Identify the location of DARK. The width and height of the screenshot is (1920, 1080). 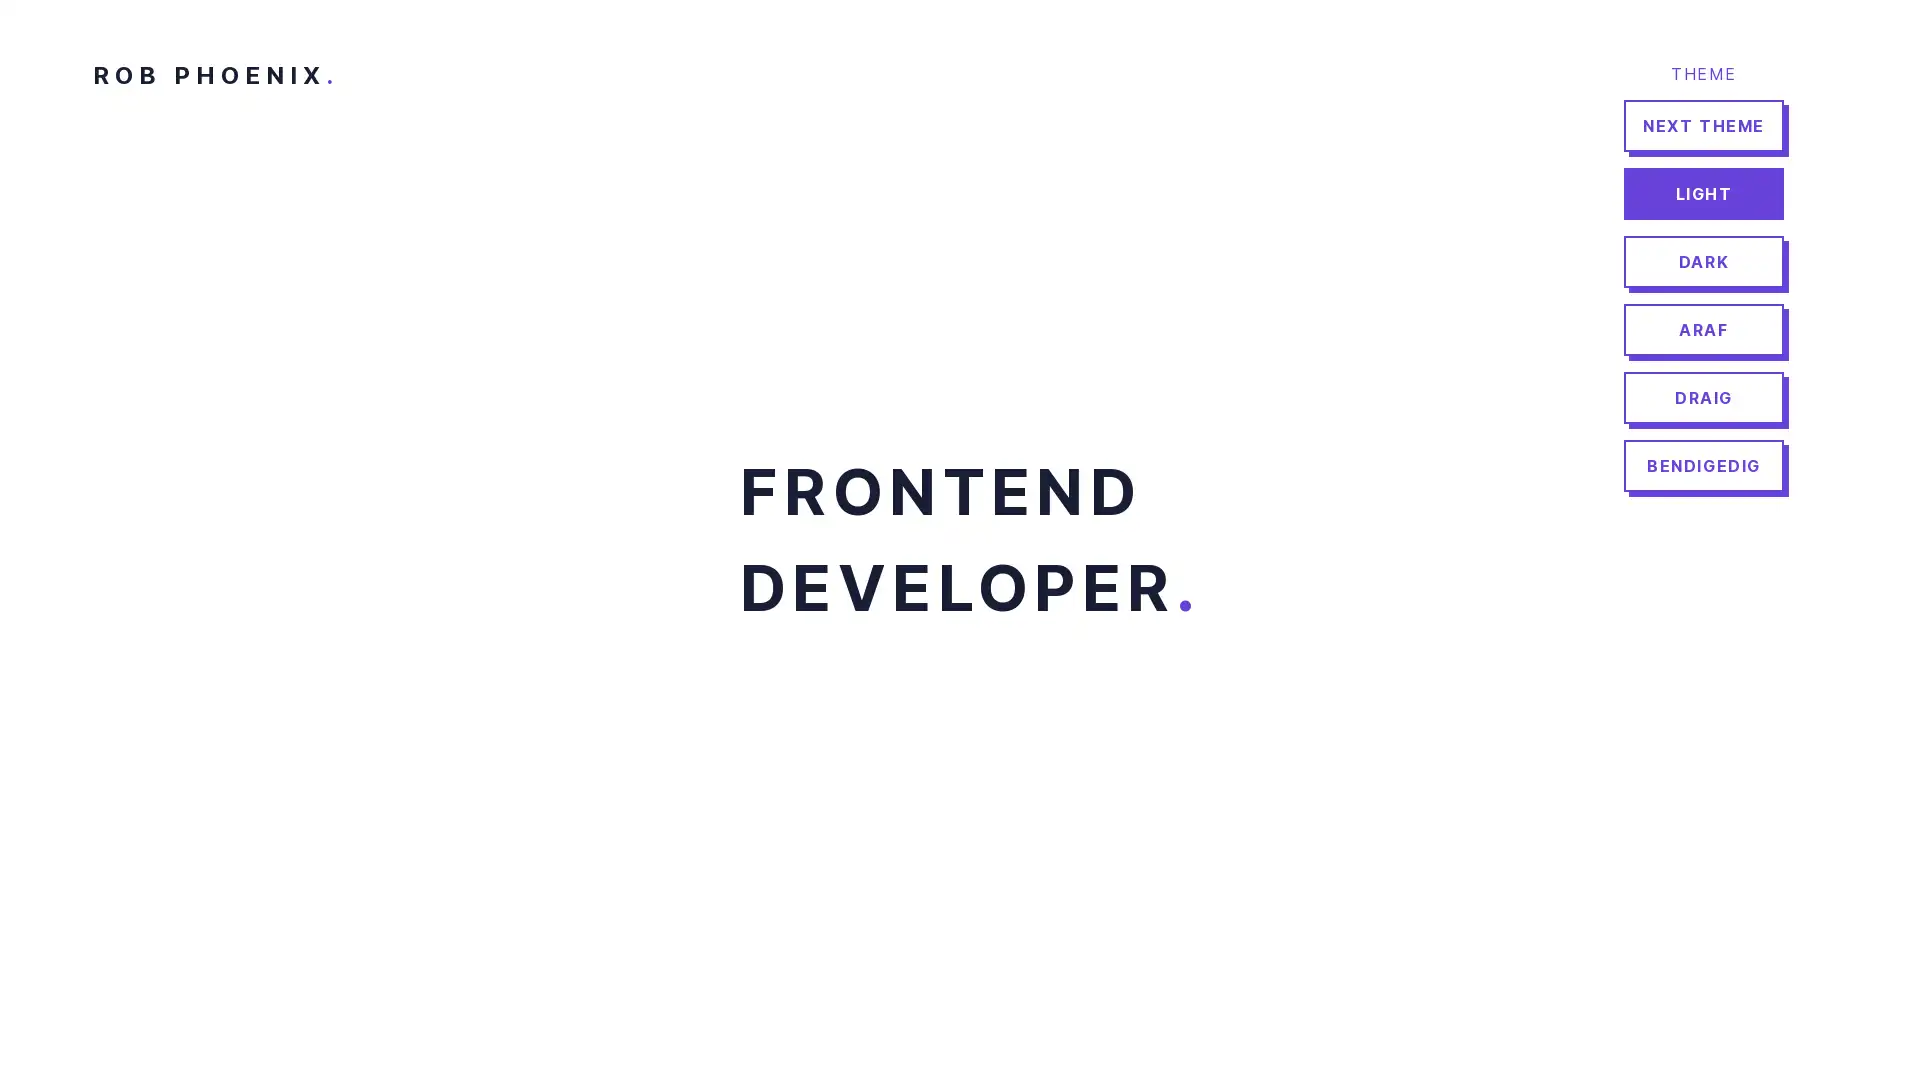
(1703, 261).